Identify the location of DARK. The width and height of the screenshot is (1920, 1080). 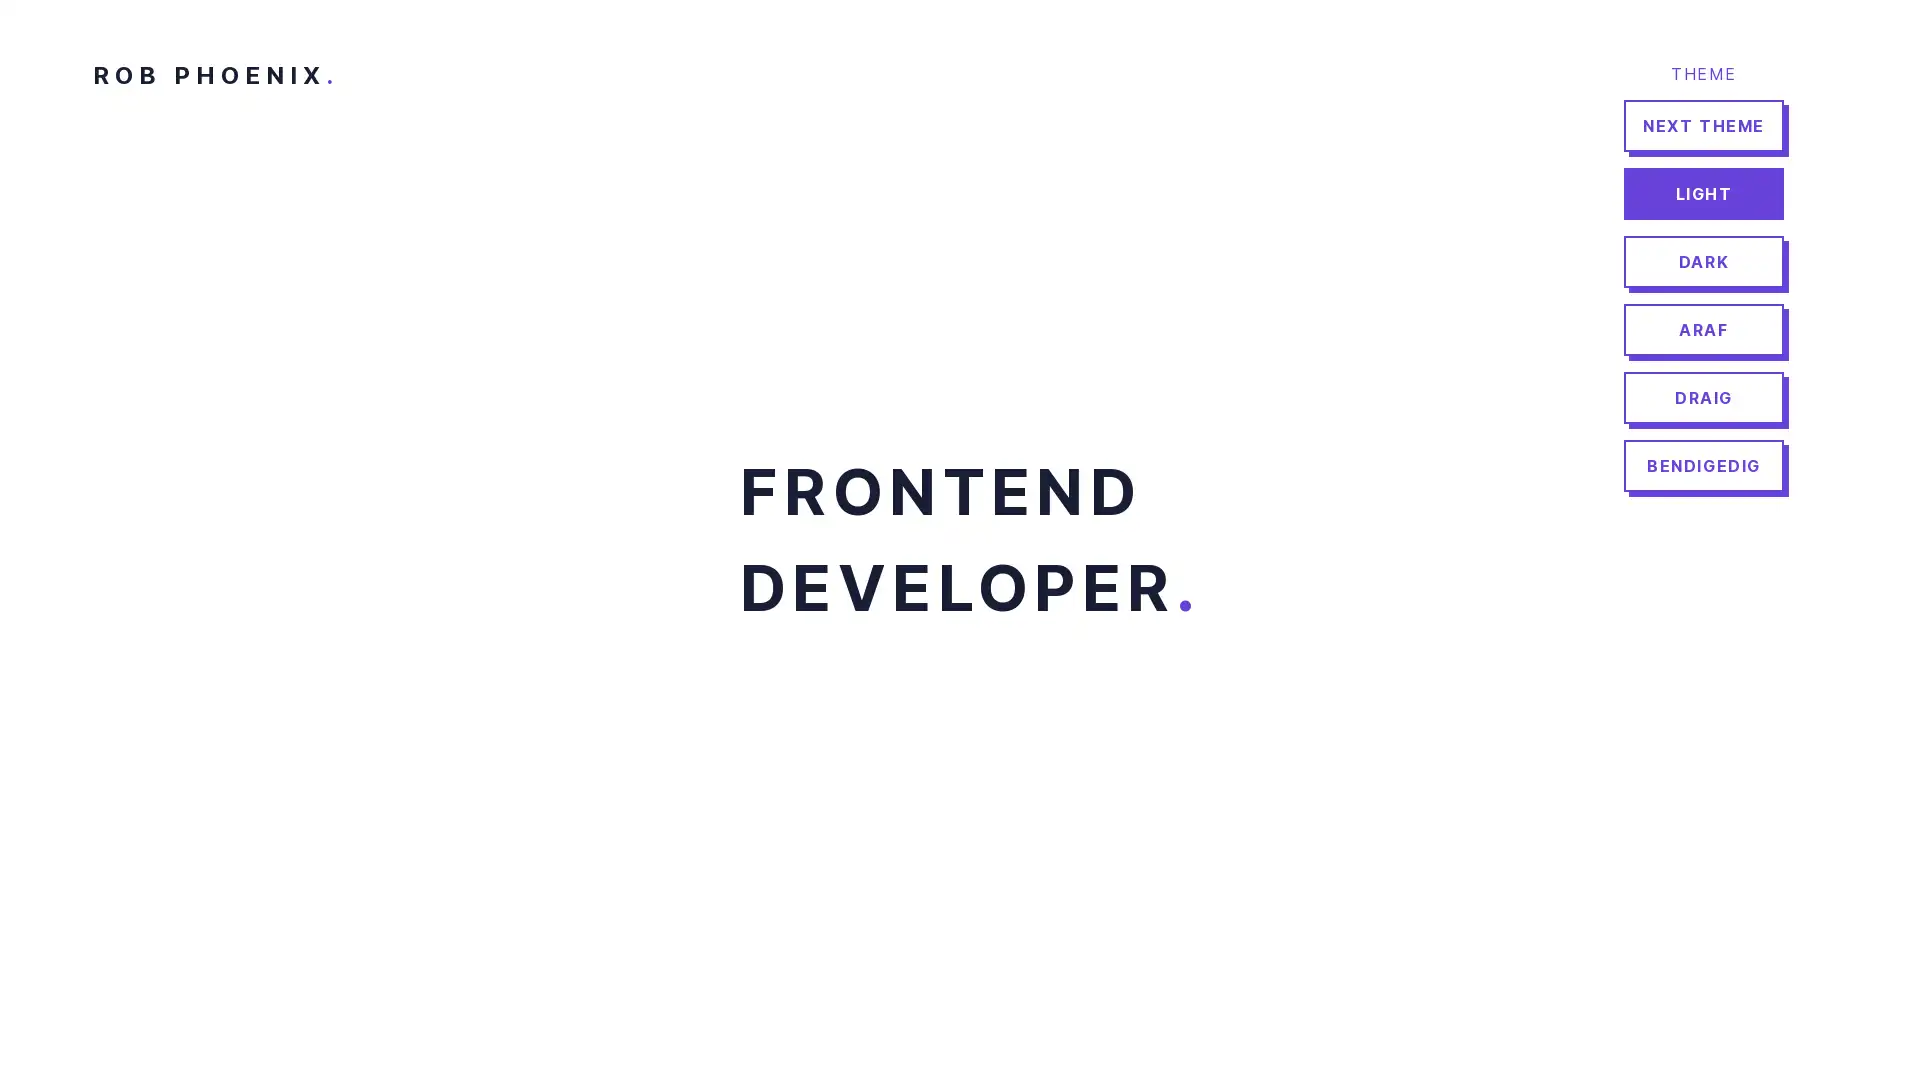
(1703, 261).